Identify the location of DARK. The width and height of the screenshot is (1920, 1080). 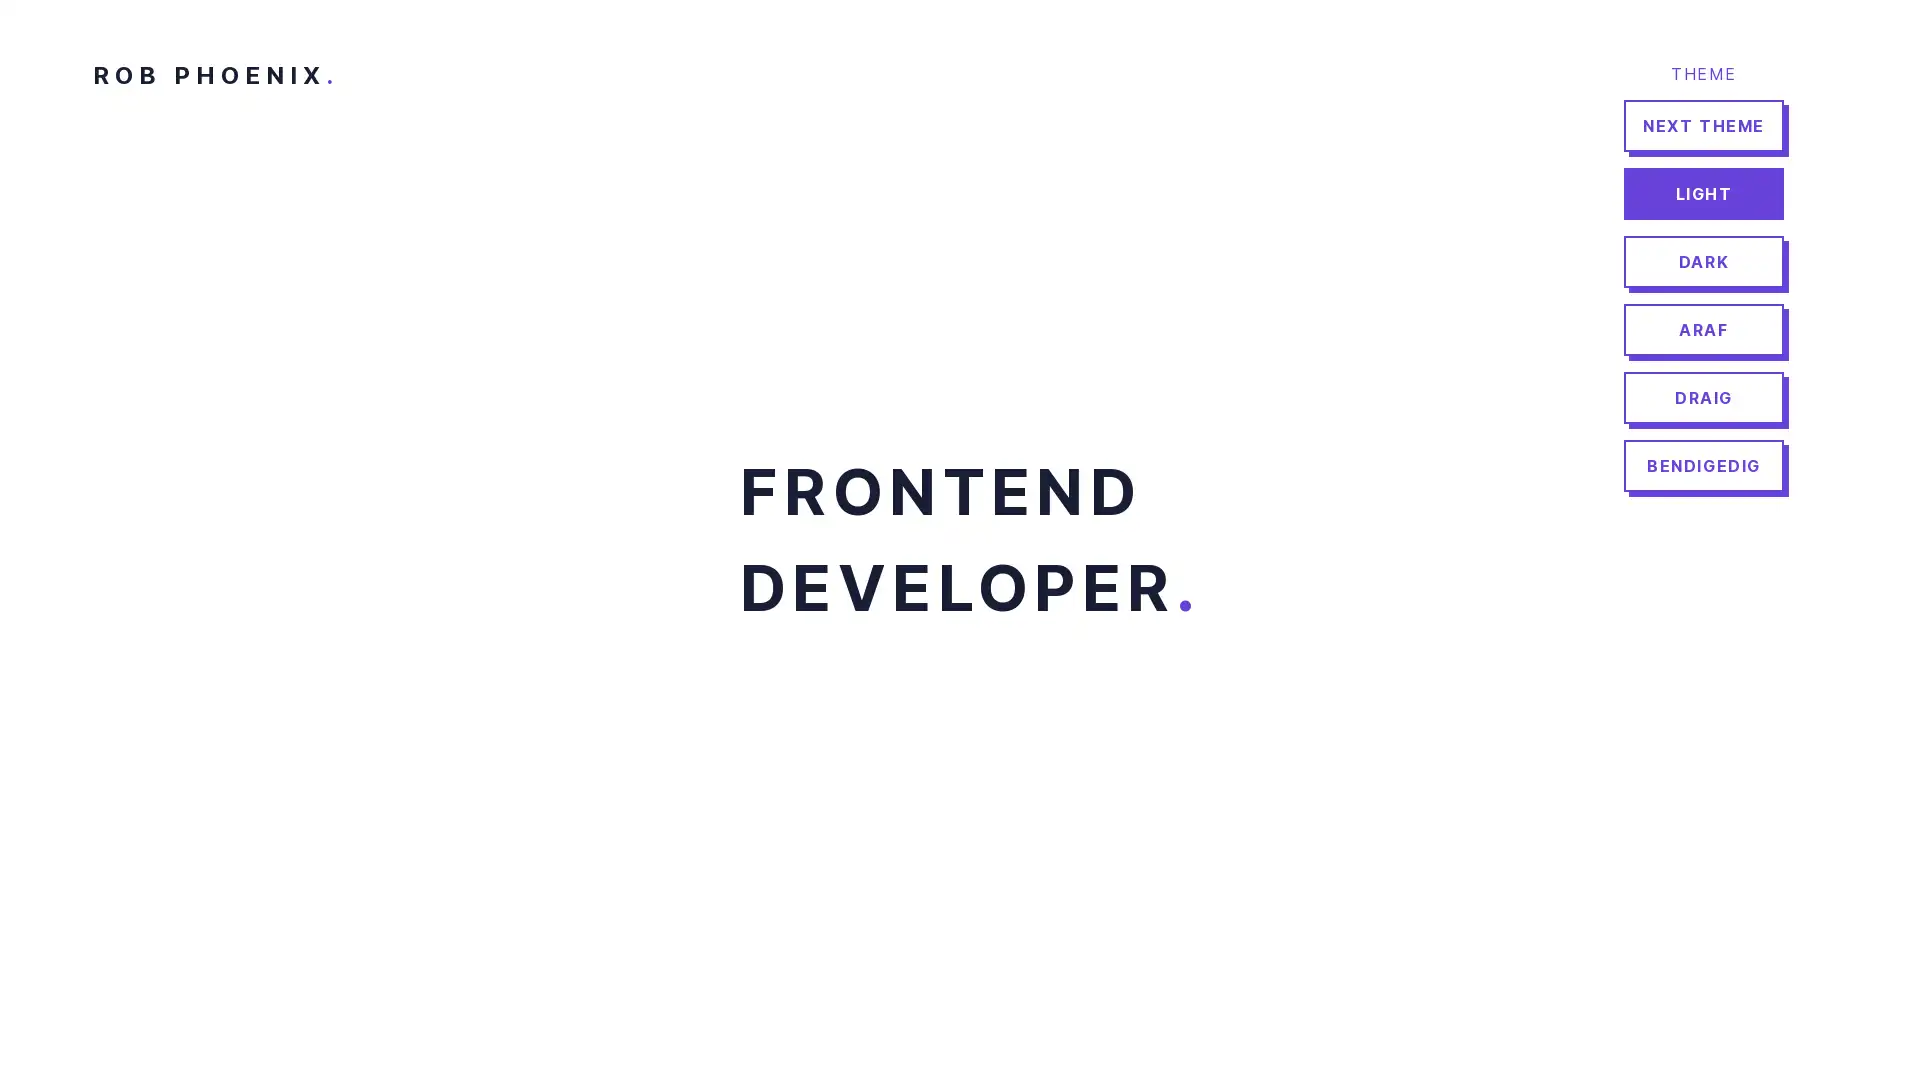
(1703, 261).